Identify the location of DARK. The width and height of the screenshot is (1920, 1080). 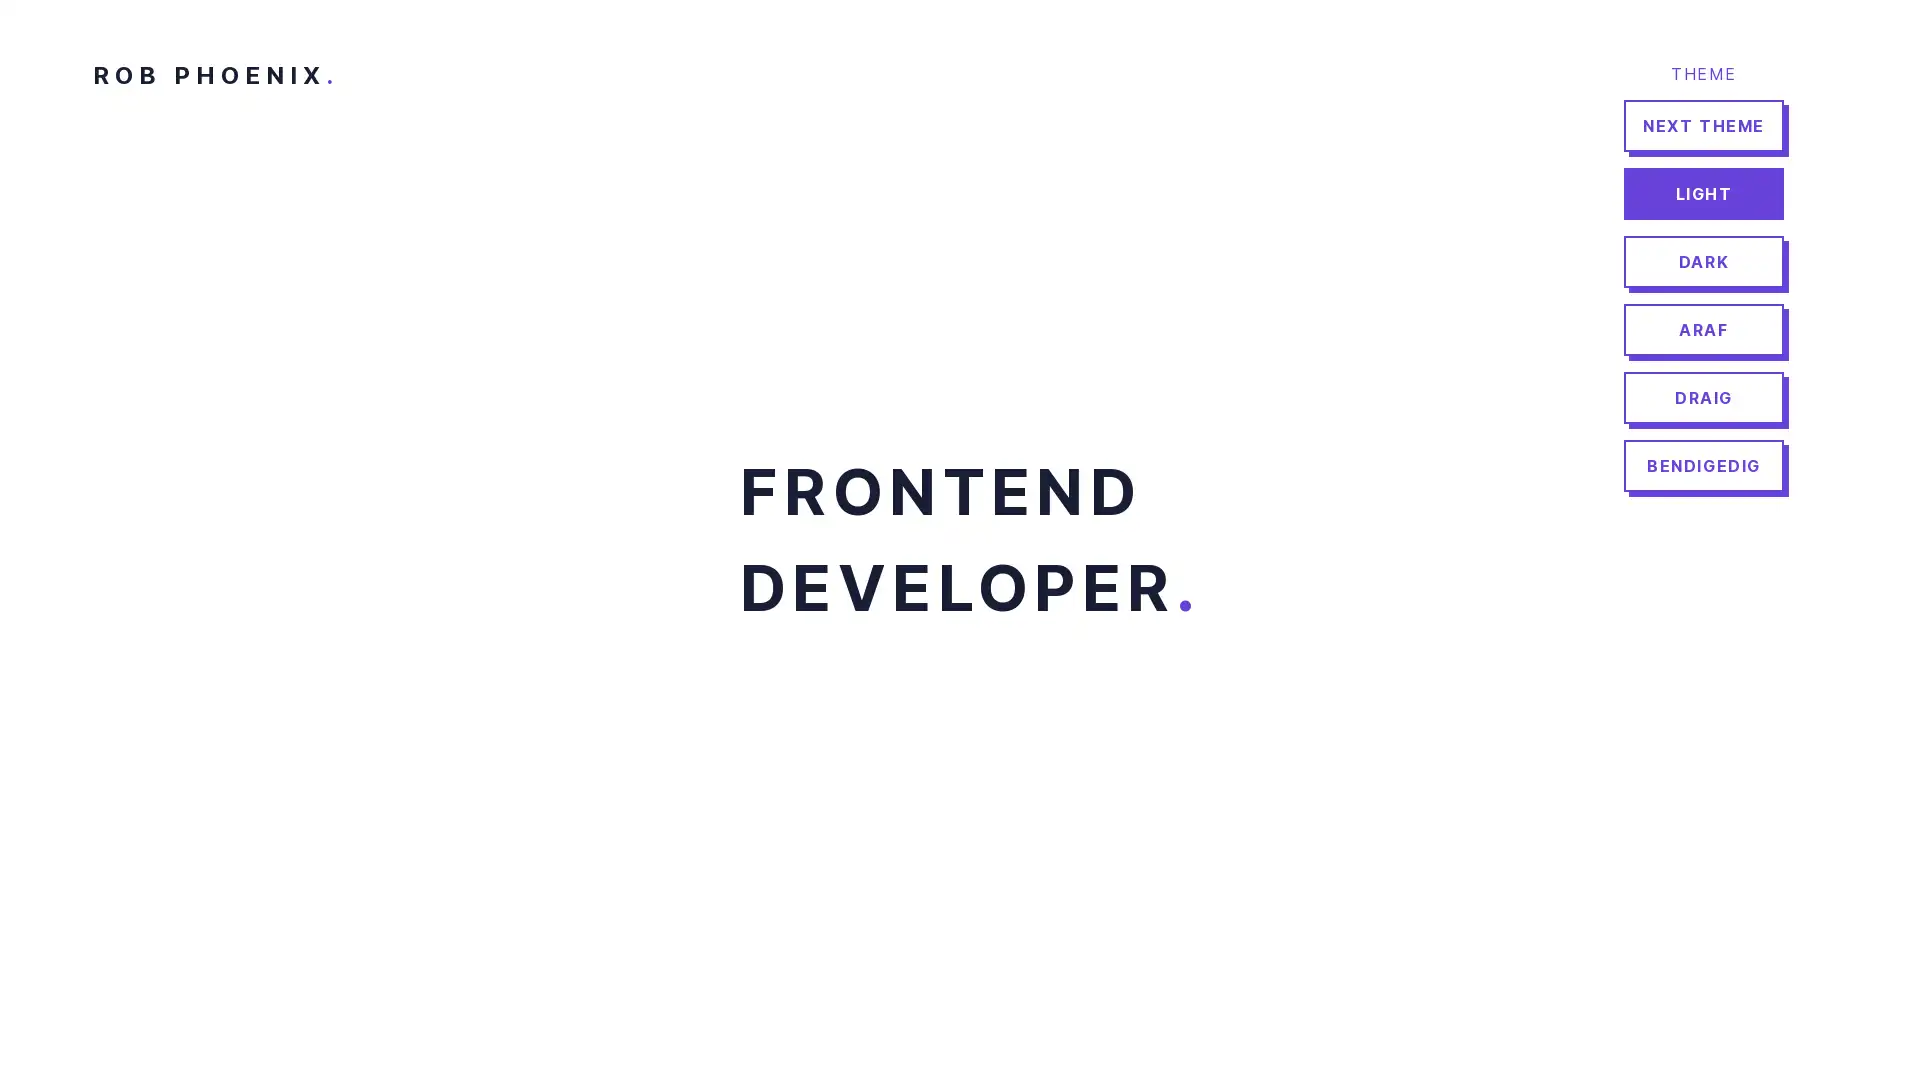
(1703, 261).